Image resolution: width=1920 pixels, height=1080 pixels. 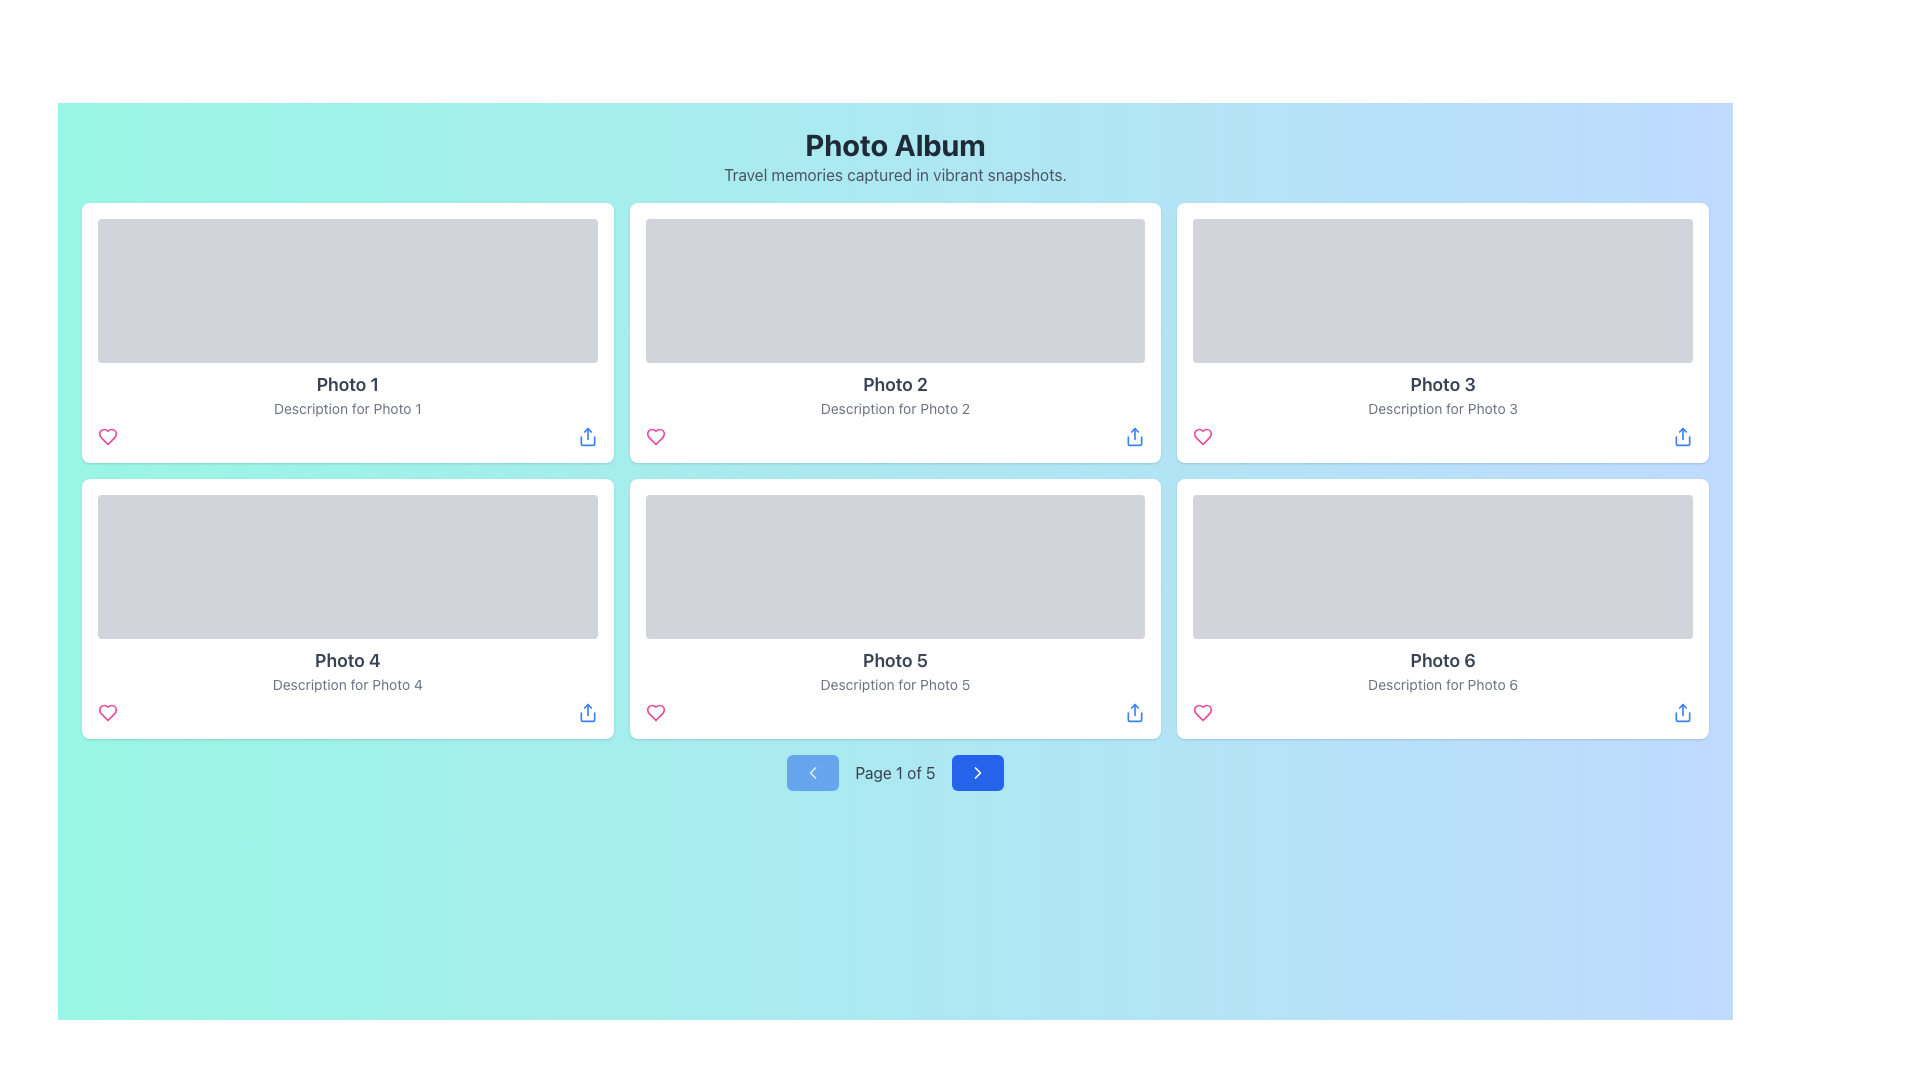 What do you see at coordinates (347, 407) in the screenshot?
I see `the small text label with gray font reading 'Description for Photo 1', located beneath the title 'Photo 1' in the first card of the grid display` at bounding box center [347, 407].